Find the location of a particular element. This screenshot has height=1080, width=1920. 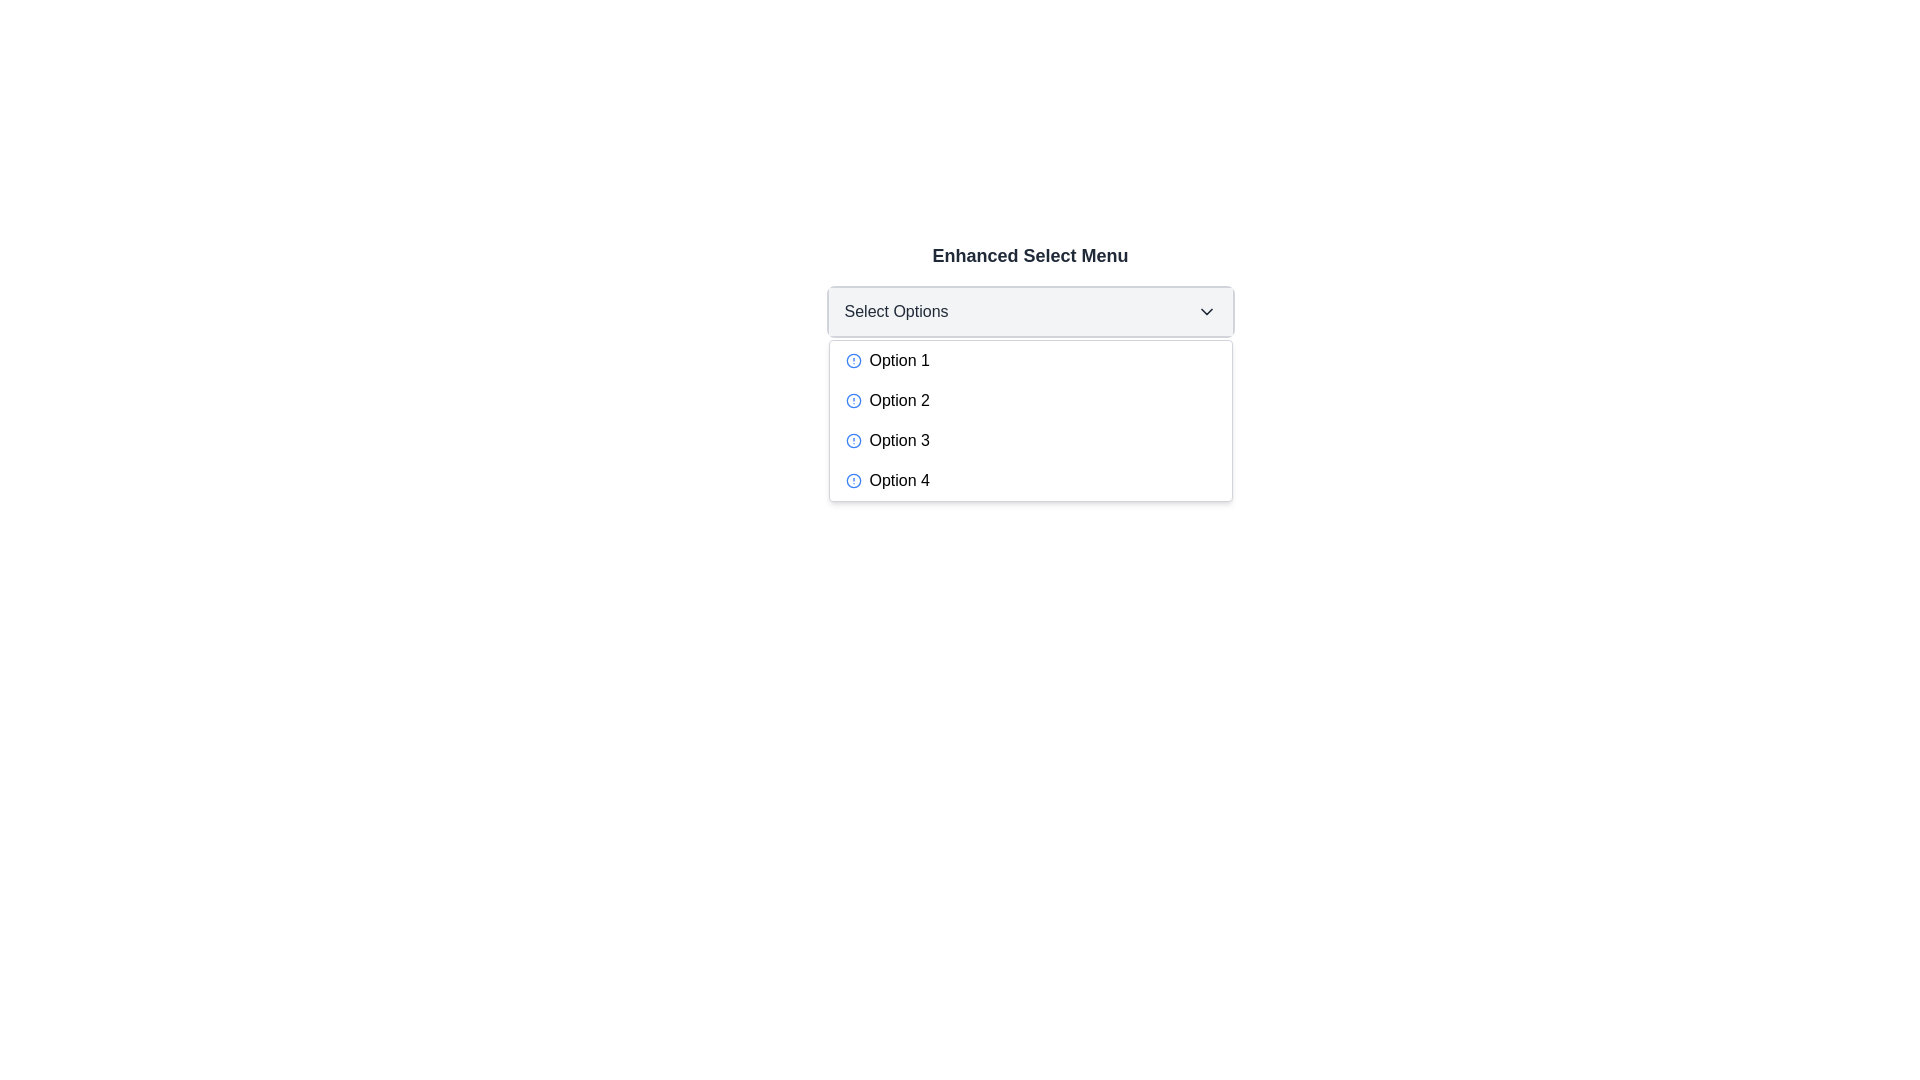

the 'Option 1' text label, which is part of a dropdown selection component and is visually aligned with a circular informational icon to its left is located at coordinates (898, 361).